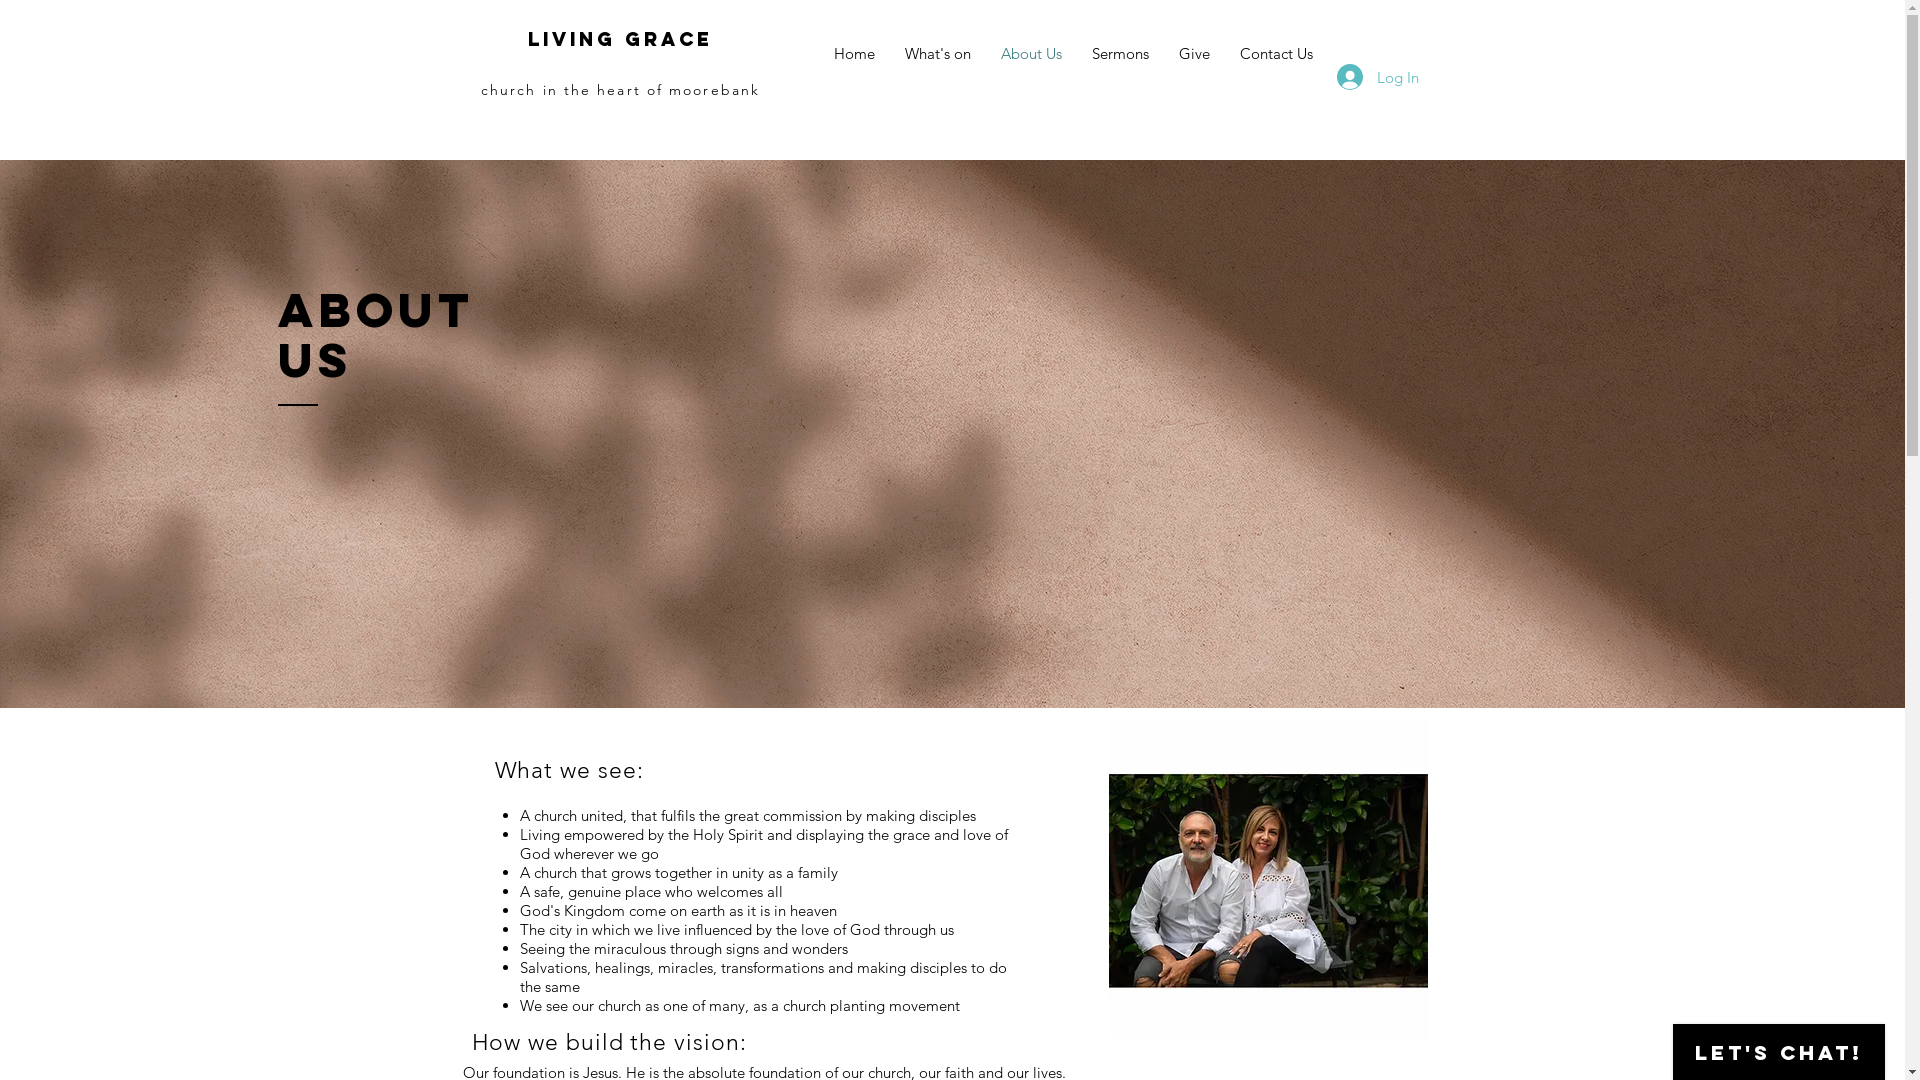 The width and height of the screenshot is (1920, 1080). Describe the element at coordinates (1163, 53) in the screenshot. I see `'Give'` at that location.